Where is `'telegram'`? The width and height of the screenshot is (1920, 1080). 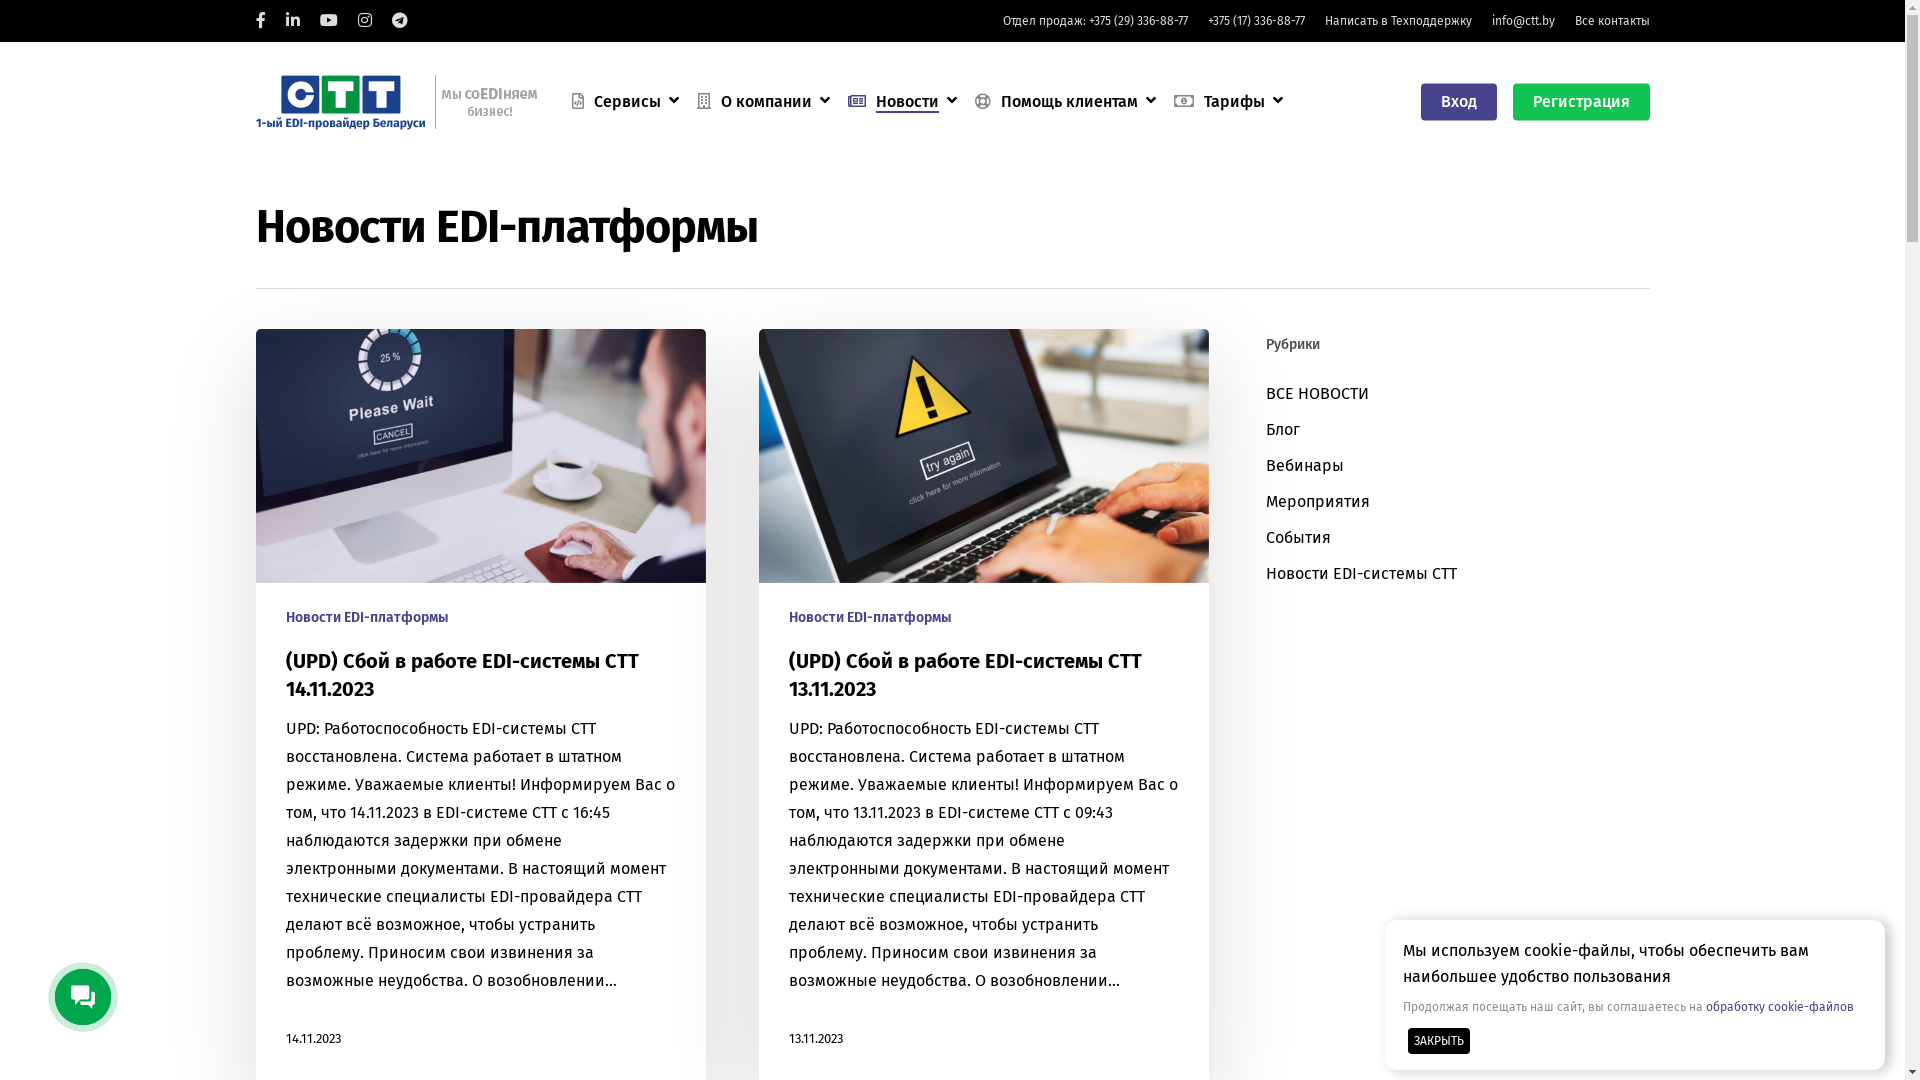
'telegram' is located at coordinates (399, 20).